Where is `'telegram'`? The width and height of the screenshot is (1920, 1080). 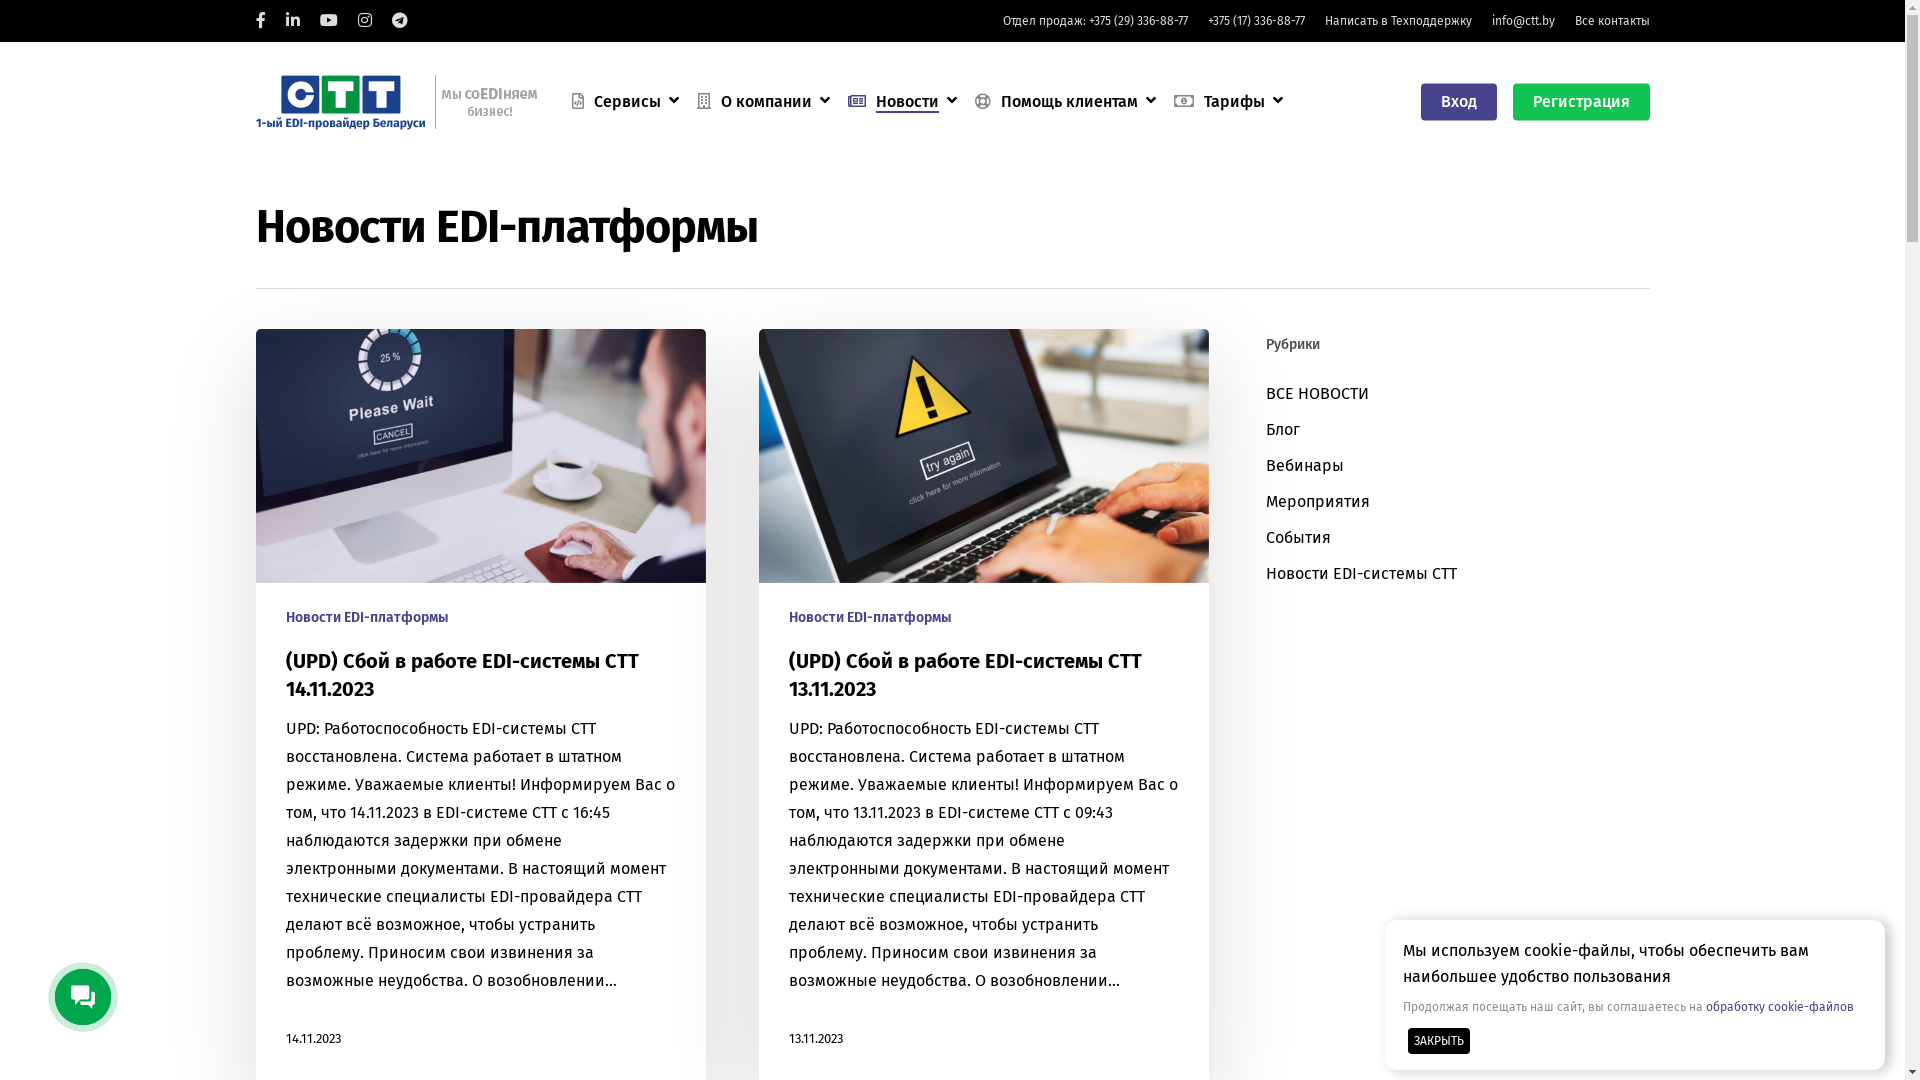
'telegram' is located at coordinates (399, 20).